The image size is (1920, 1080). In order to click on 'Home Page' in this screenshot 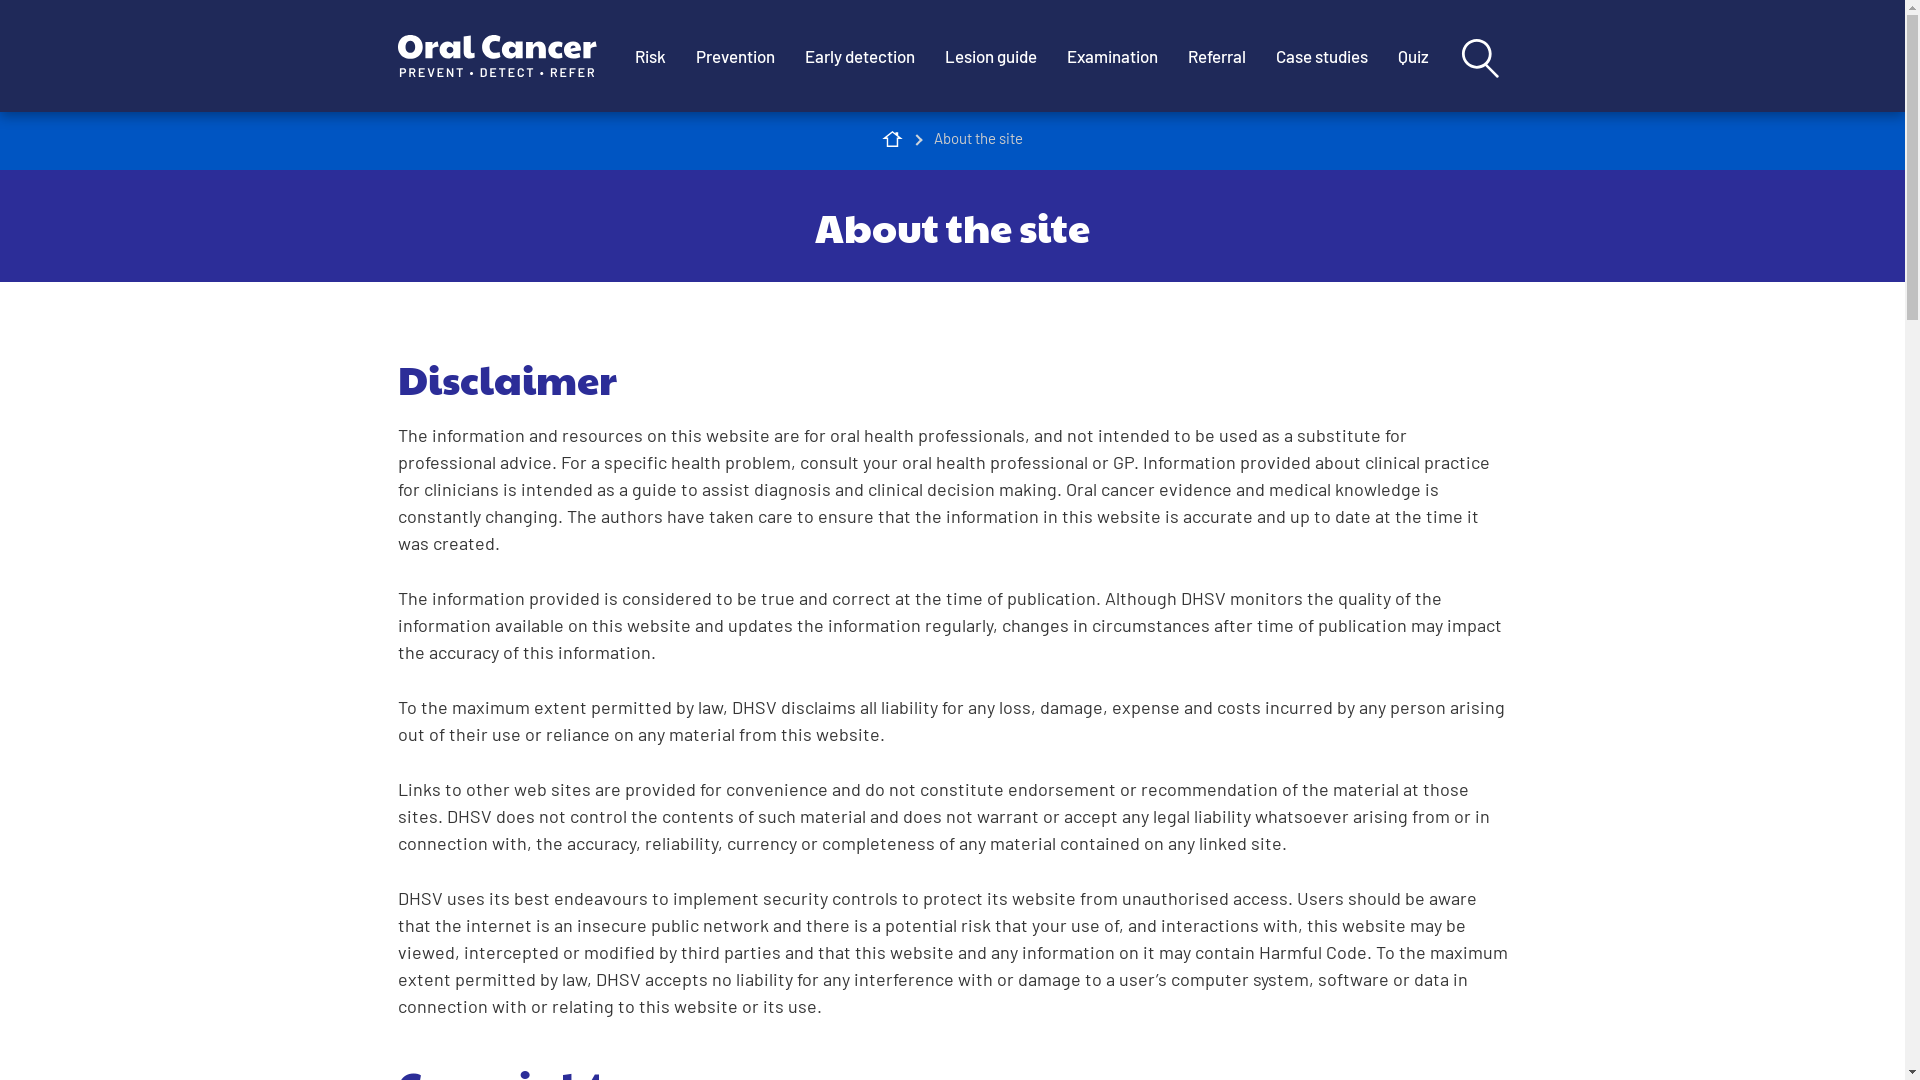, I will do `click(891, 137)`.